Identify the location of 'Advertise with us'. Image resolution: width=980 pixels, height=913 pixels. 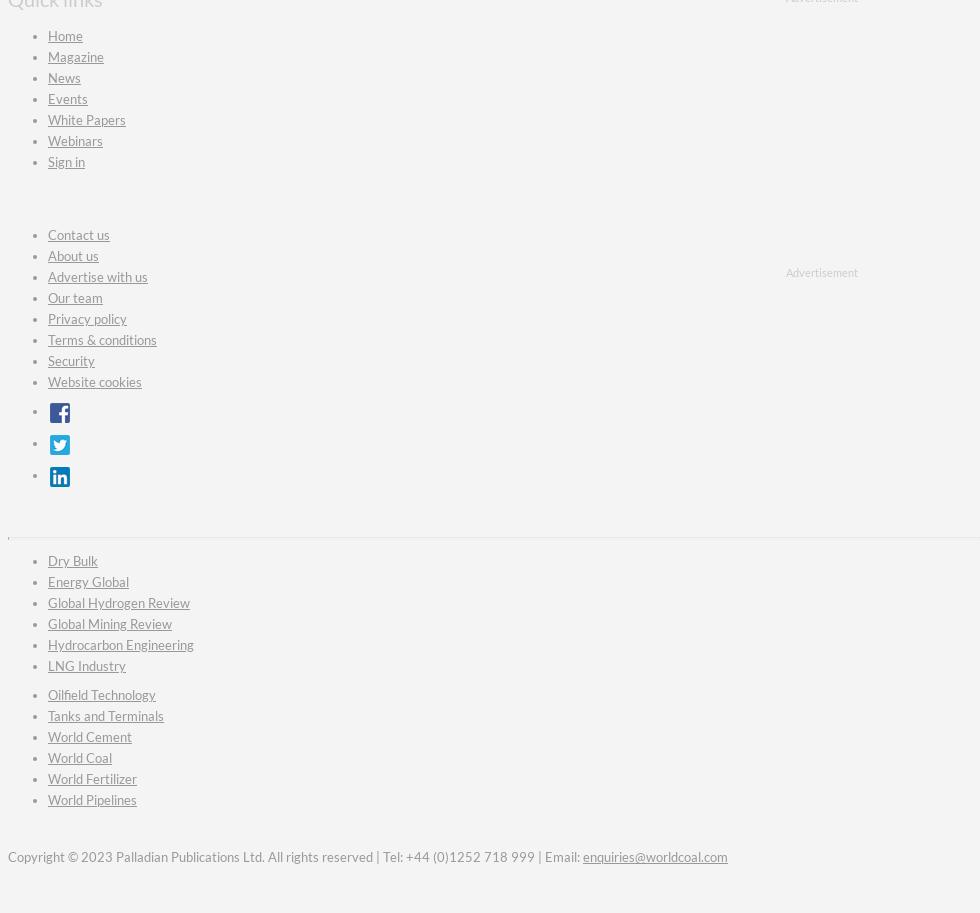
(48, 277).